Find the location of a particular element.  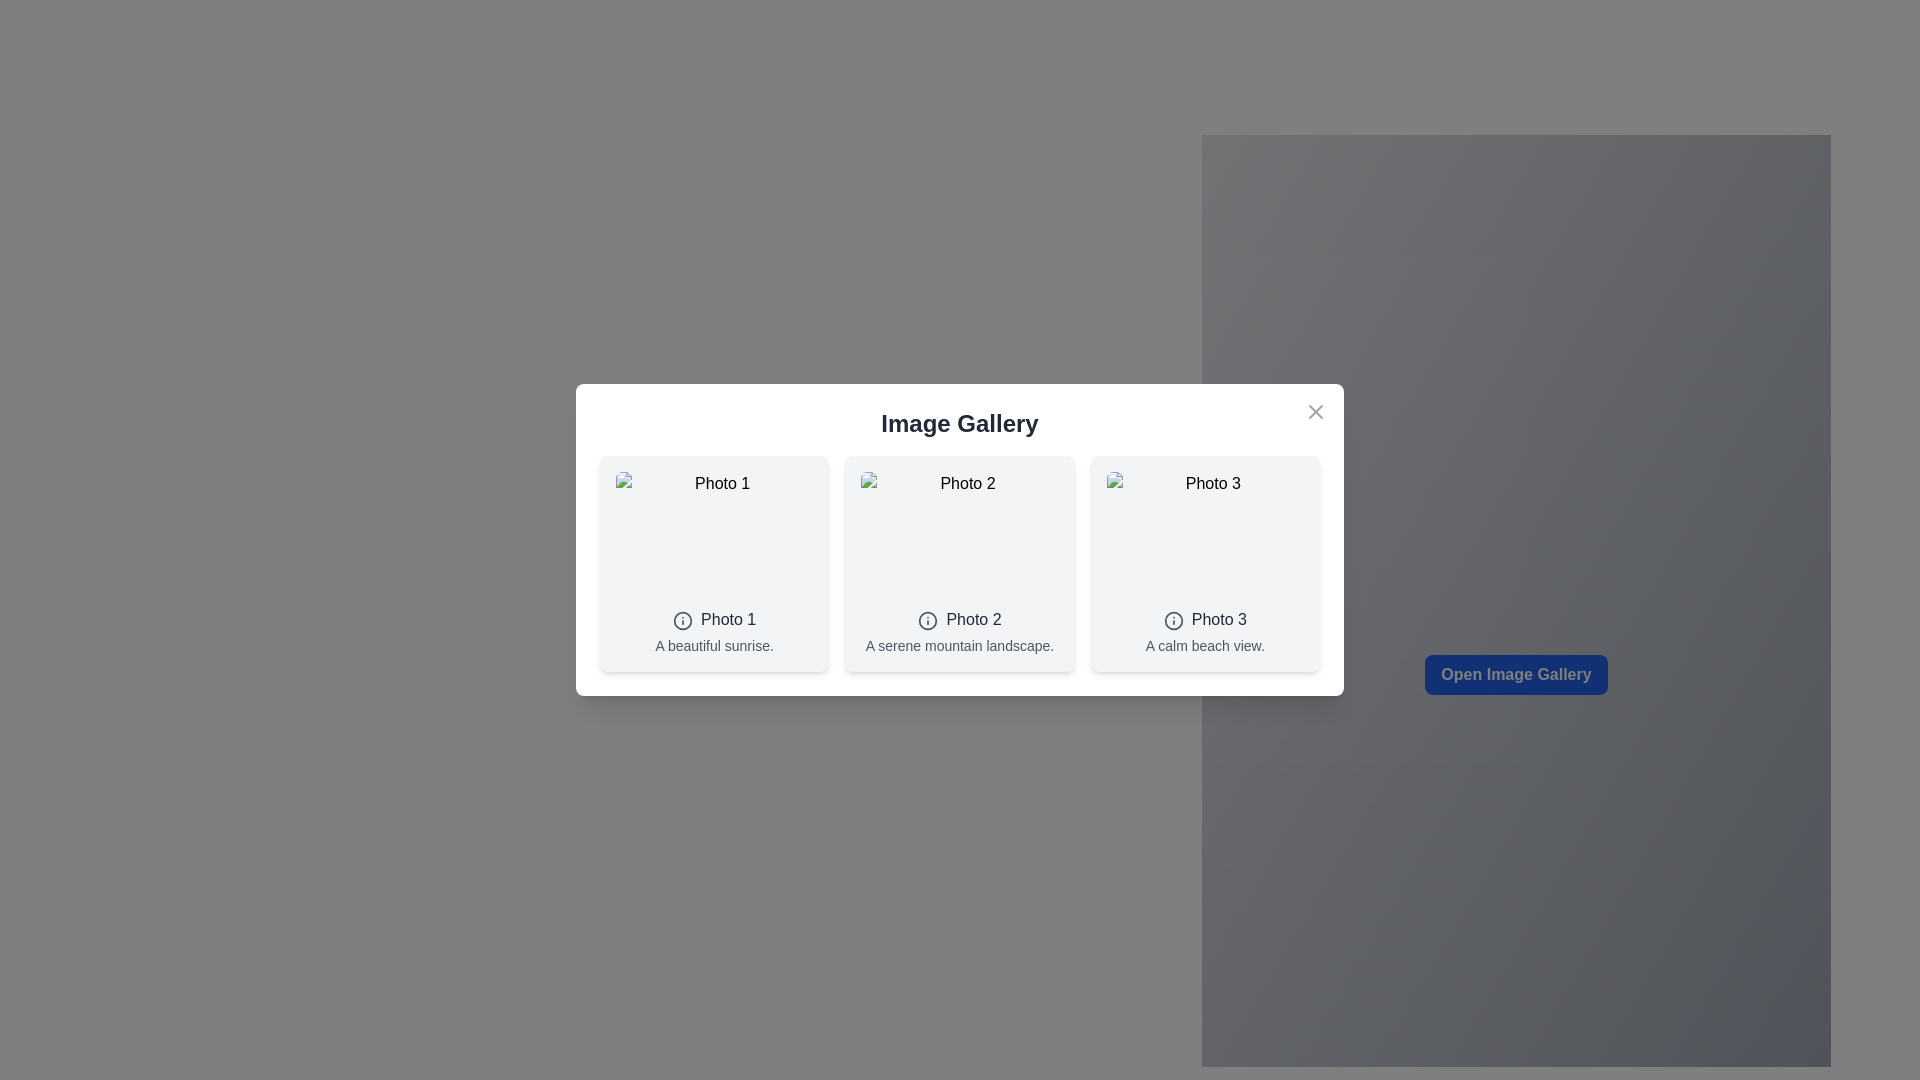

the close button (icon type) located in the top-right corner of the 'Image Gallery' modal is located at coordinates (1315, 411).